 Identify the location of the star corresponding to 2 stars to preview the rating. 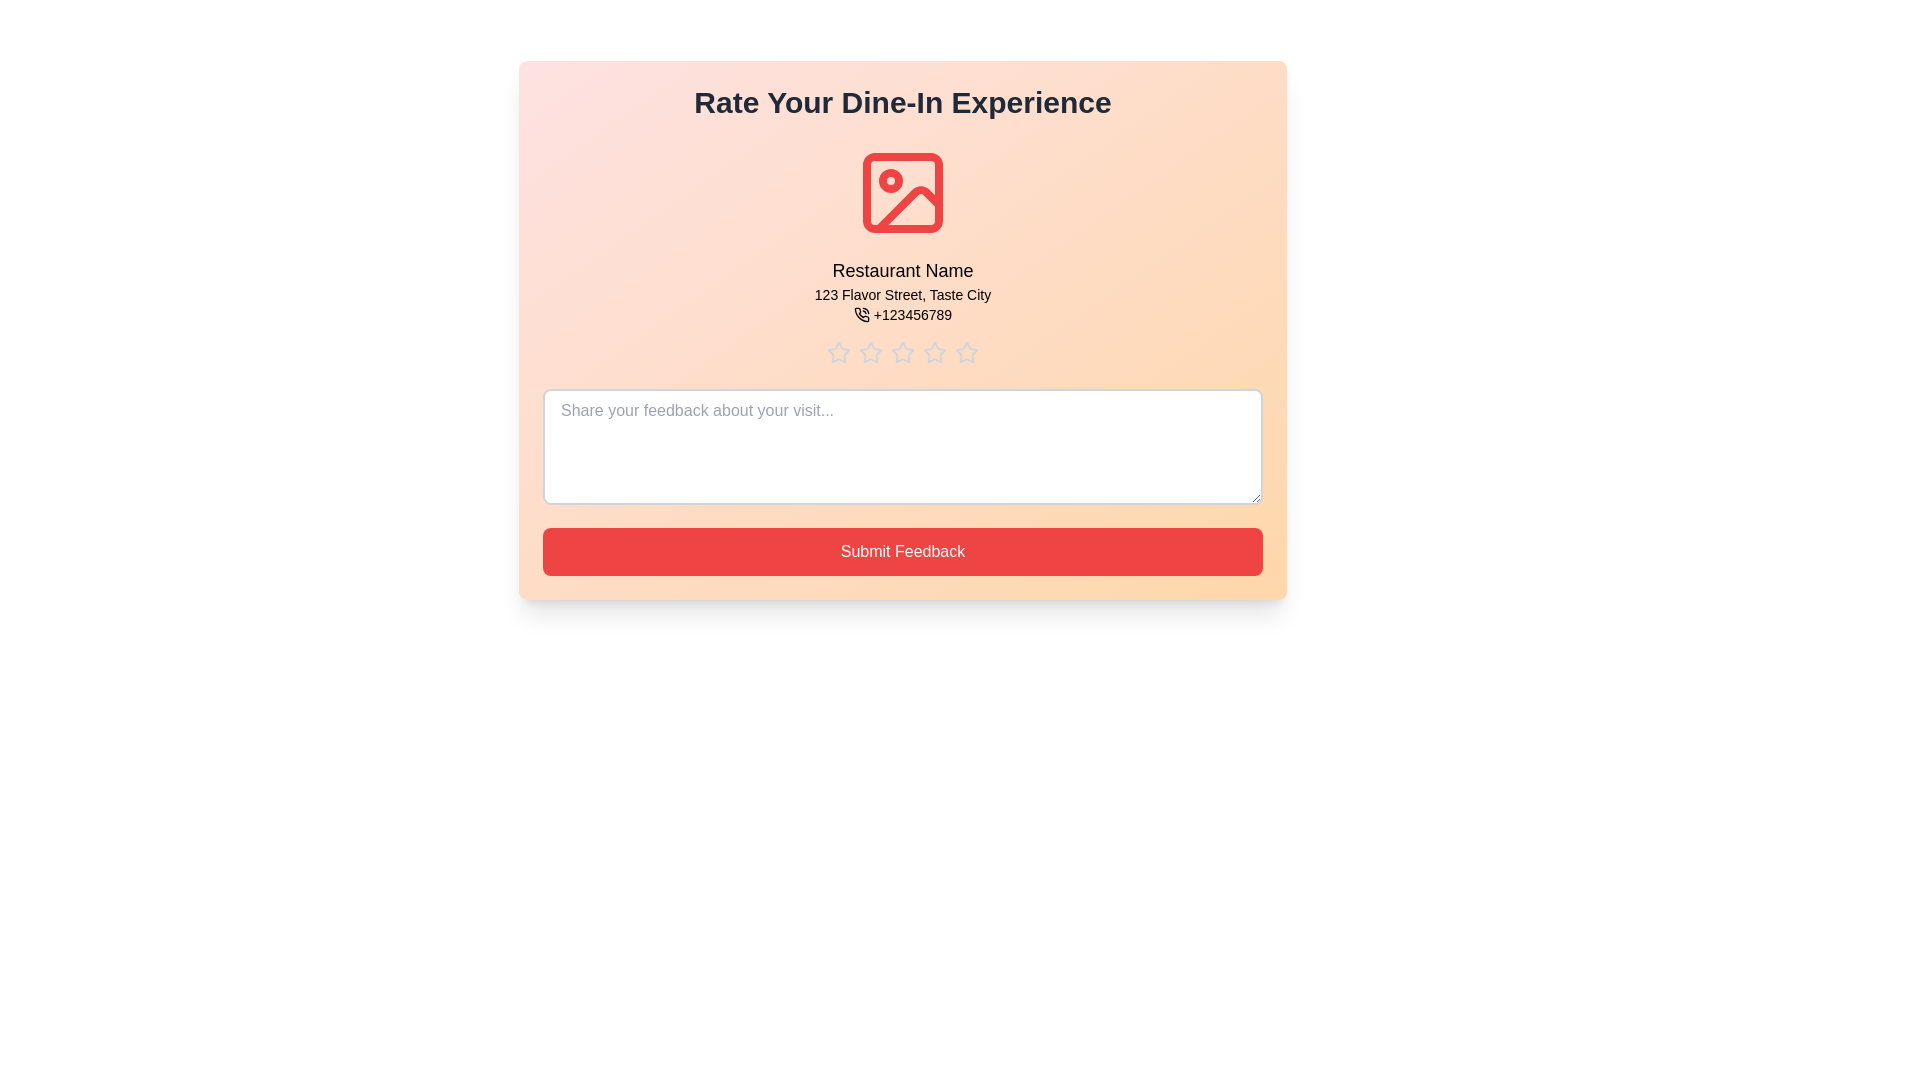
(870, 352).